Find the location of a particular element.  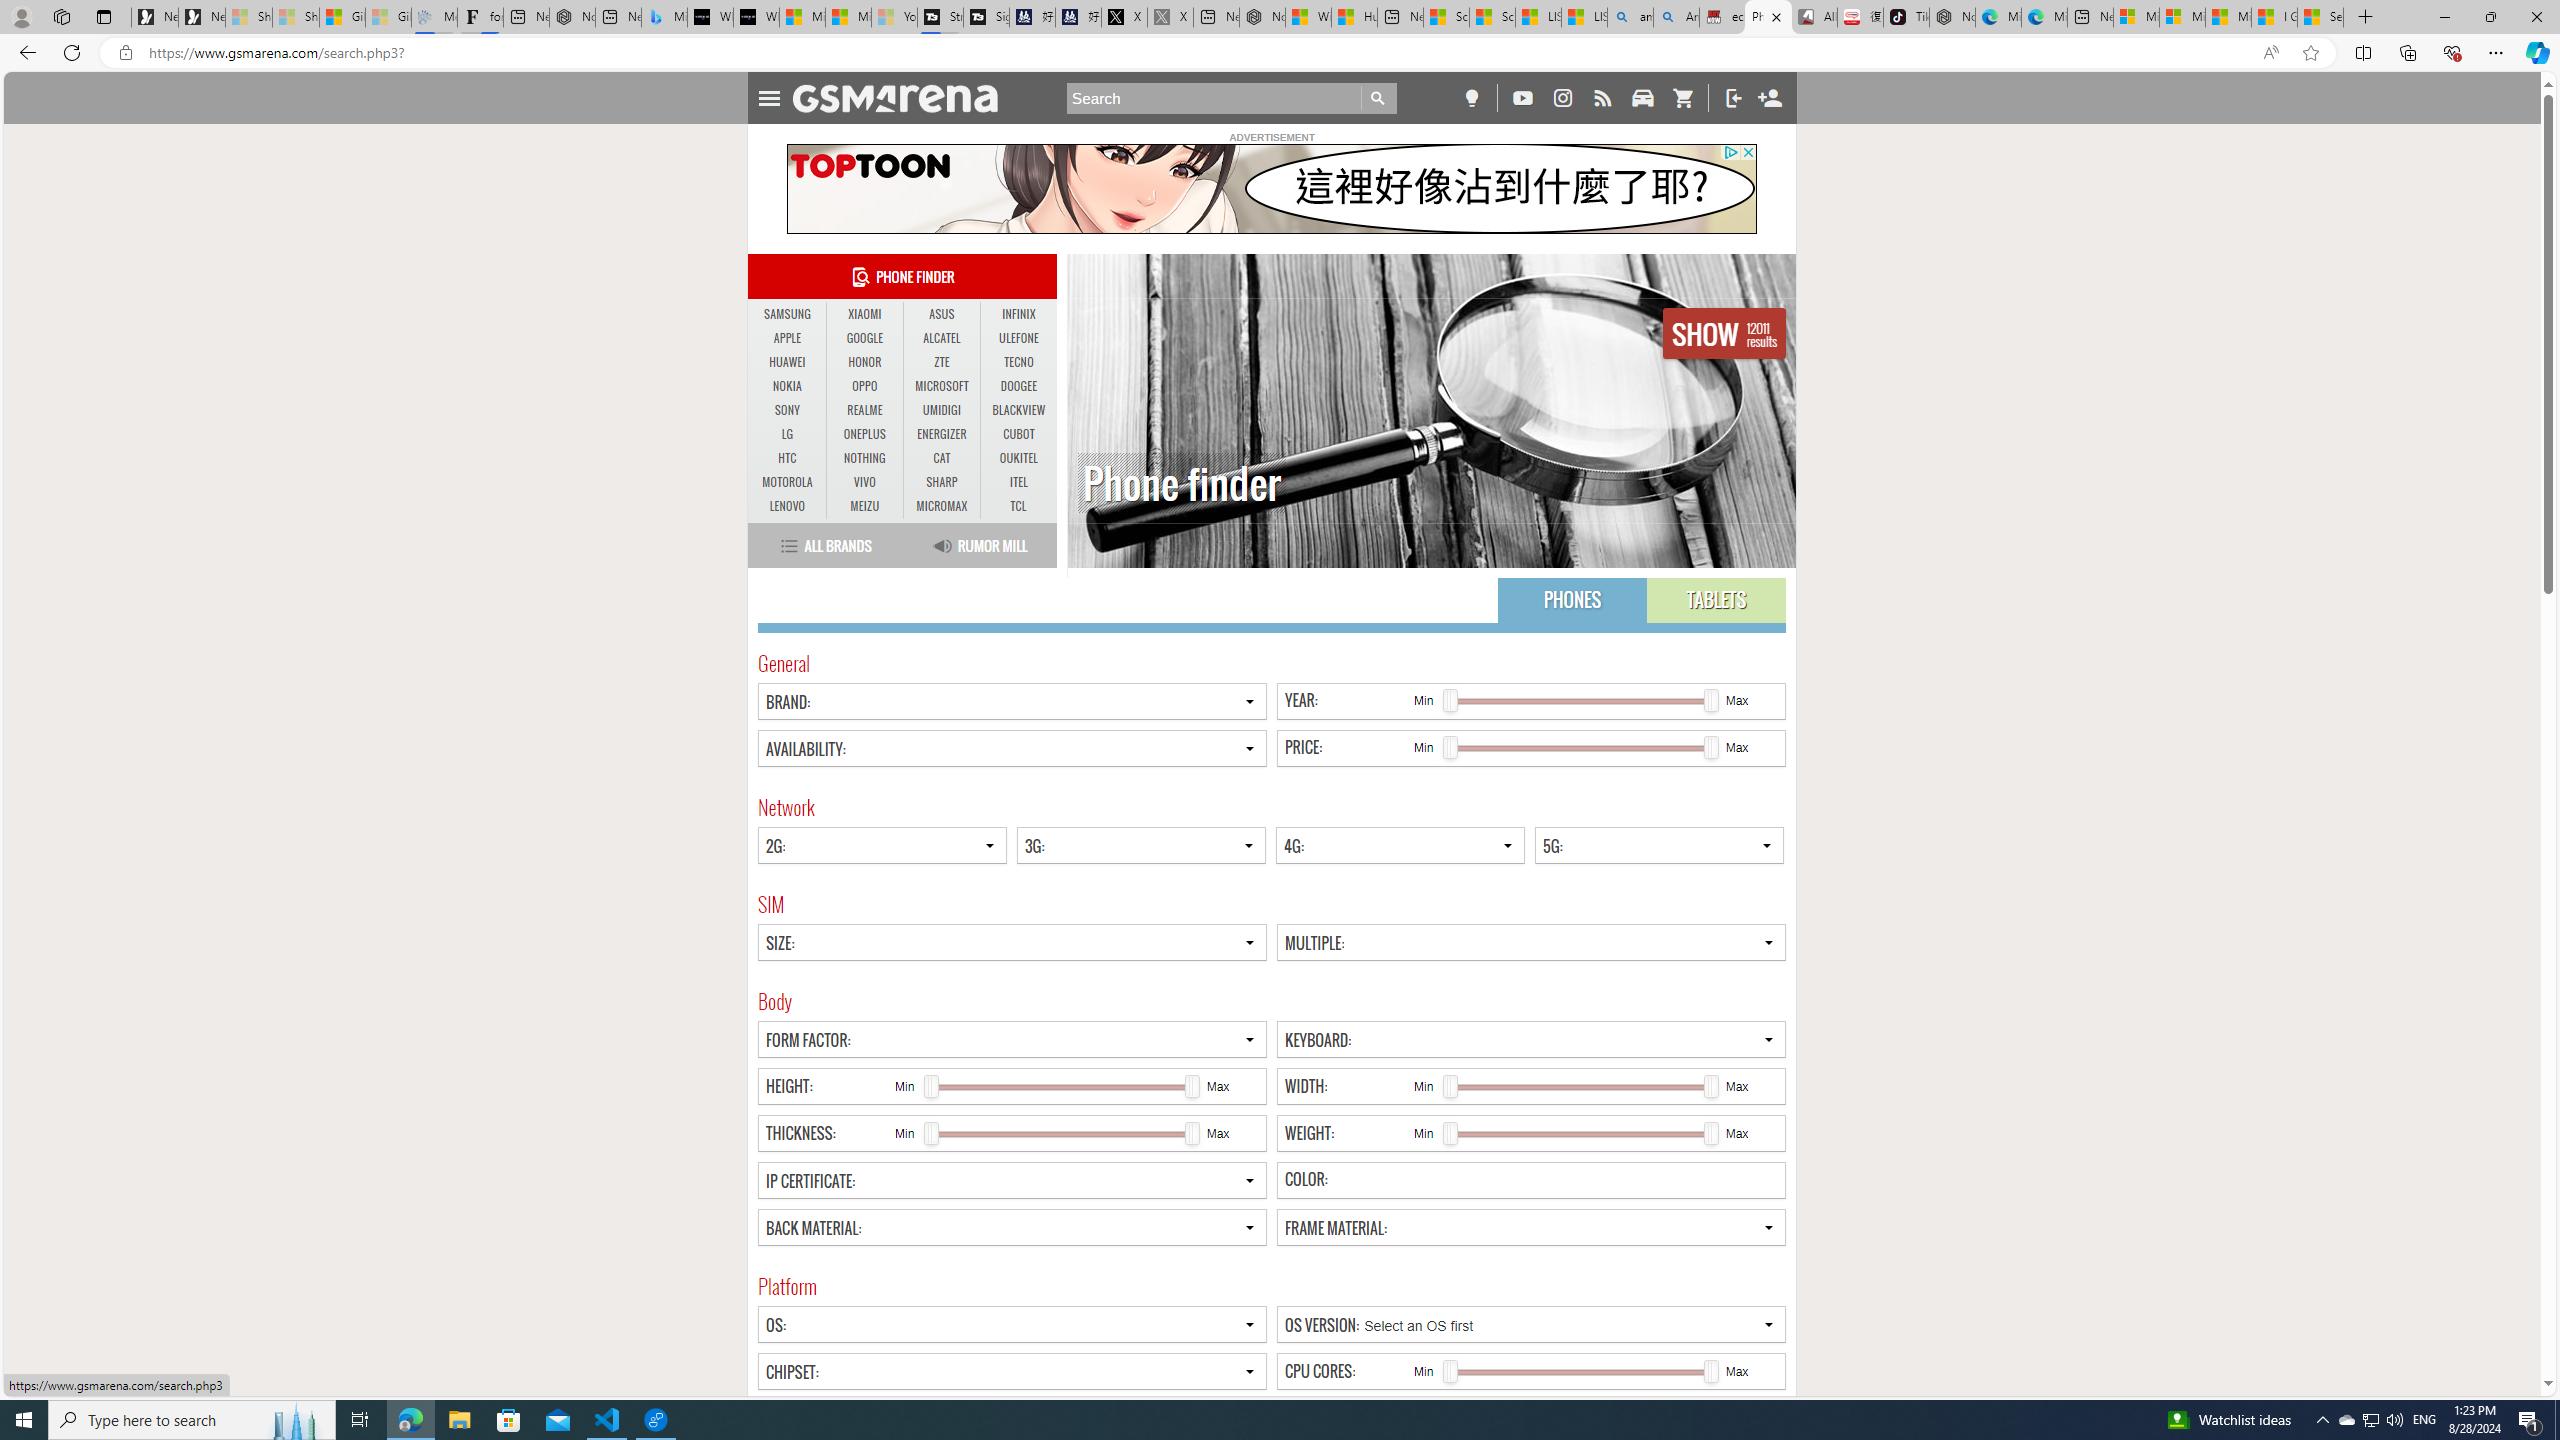

'Amazon Echo Dot PNG - Search Images' is located at coordinates (1675, 16).